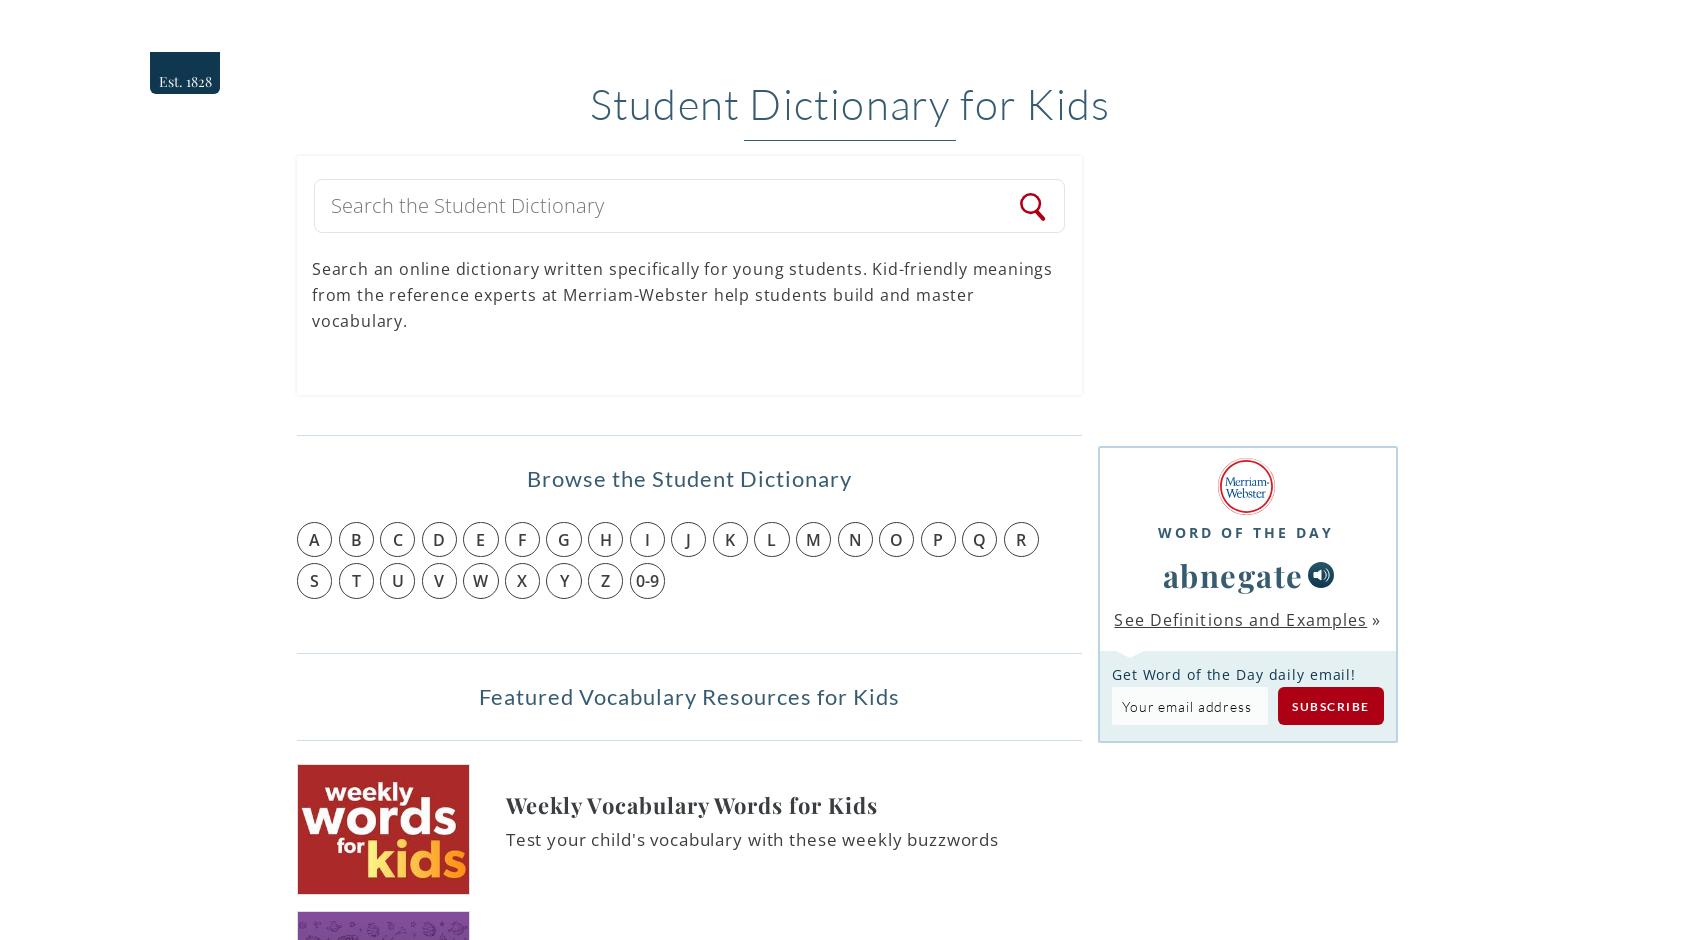  Describe the element at coordinates (1314, 401) in the screenshot. I see `'Can you outdo past winners of the National Spelli...'` at that location.